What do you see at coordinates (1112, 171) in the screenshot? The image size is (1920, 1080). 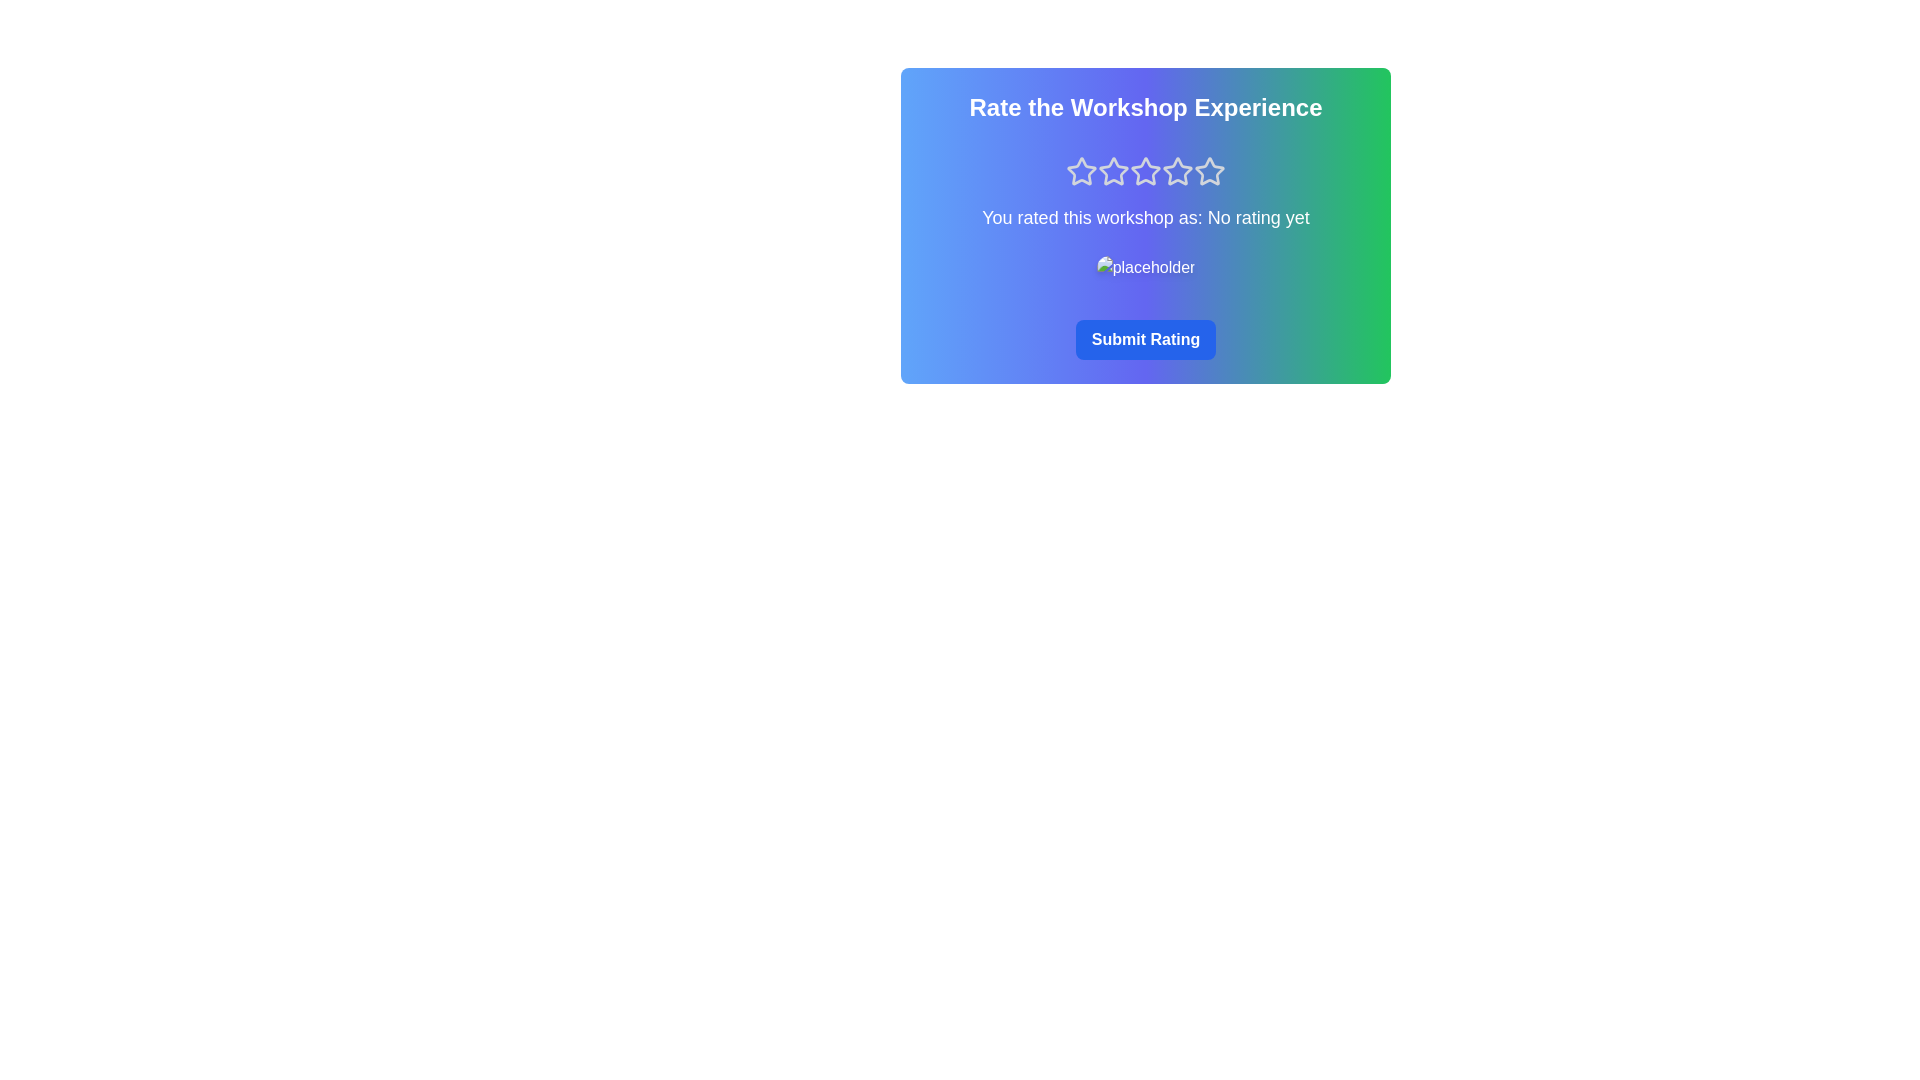 I see `the rating to 2 stars by clicking the corresponding star` at bounding box center [1112, 171].